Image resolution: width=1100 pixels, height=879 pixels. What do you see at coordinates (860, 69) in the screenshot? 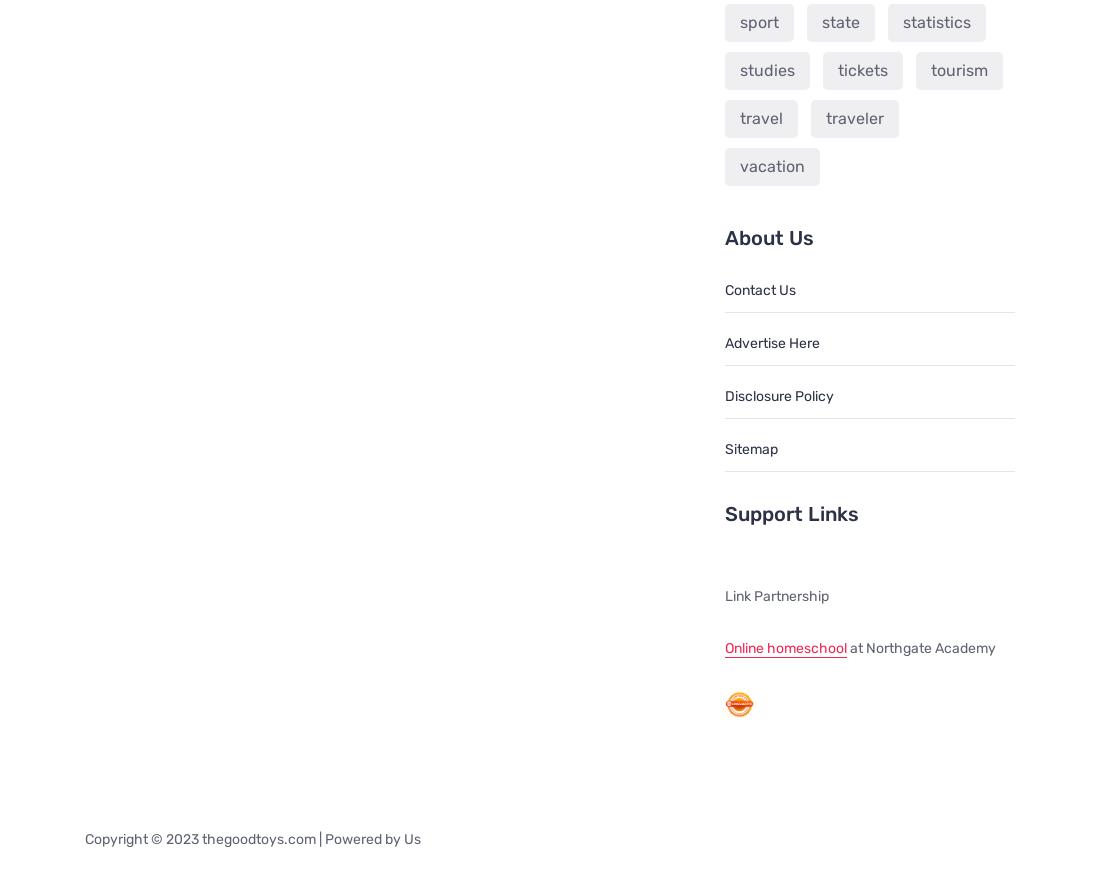
I see `'tickets'` at bounding box center [860, 69].